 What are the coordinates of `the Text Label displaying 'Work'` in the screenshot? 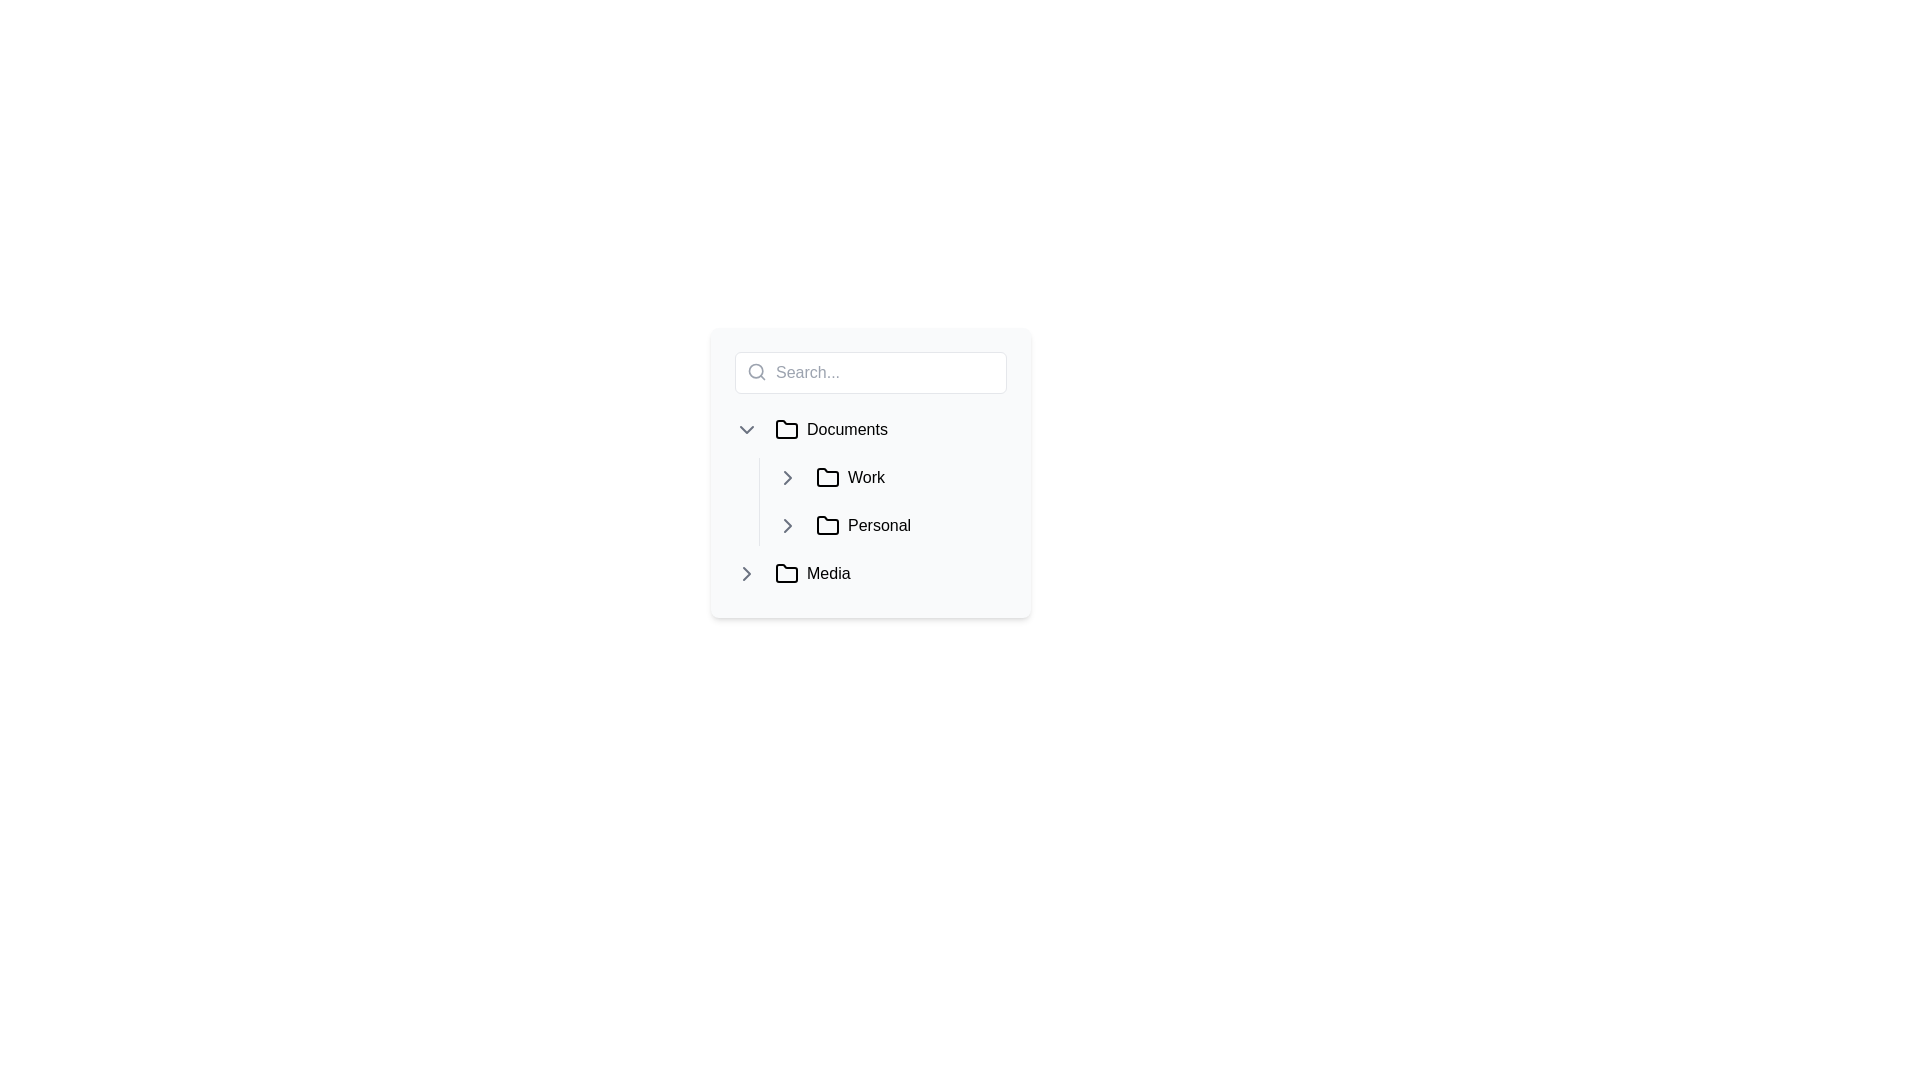 It's located at (866, 478).